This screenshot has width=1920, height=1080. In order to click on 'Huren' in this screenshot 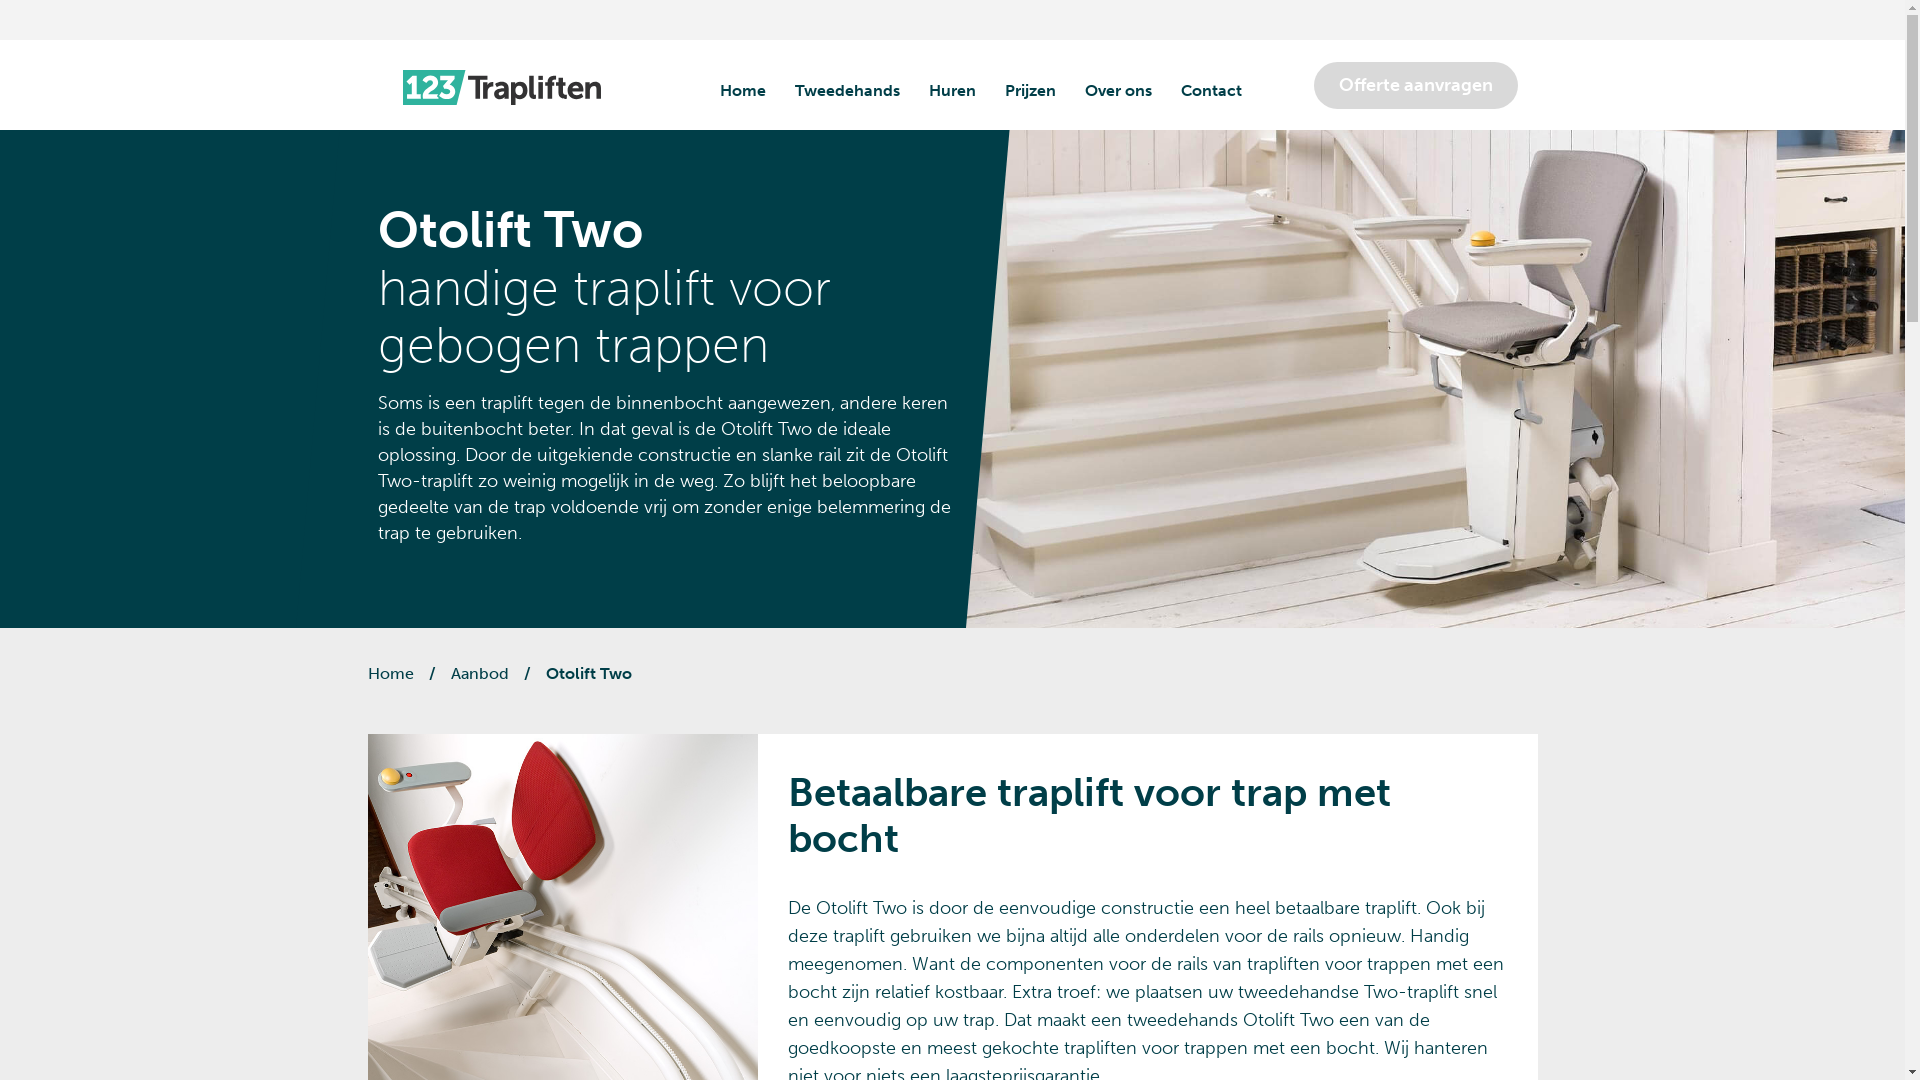, I will do `click(950, 91)`.